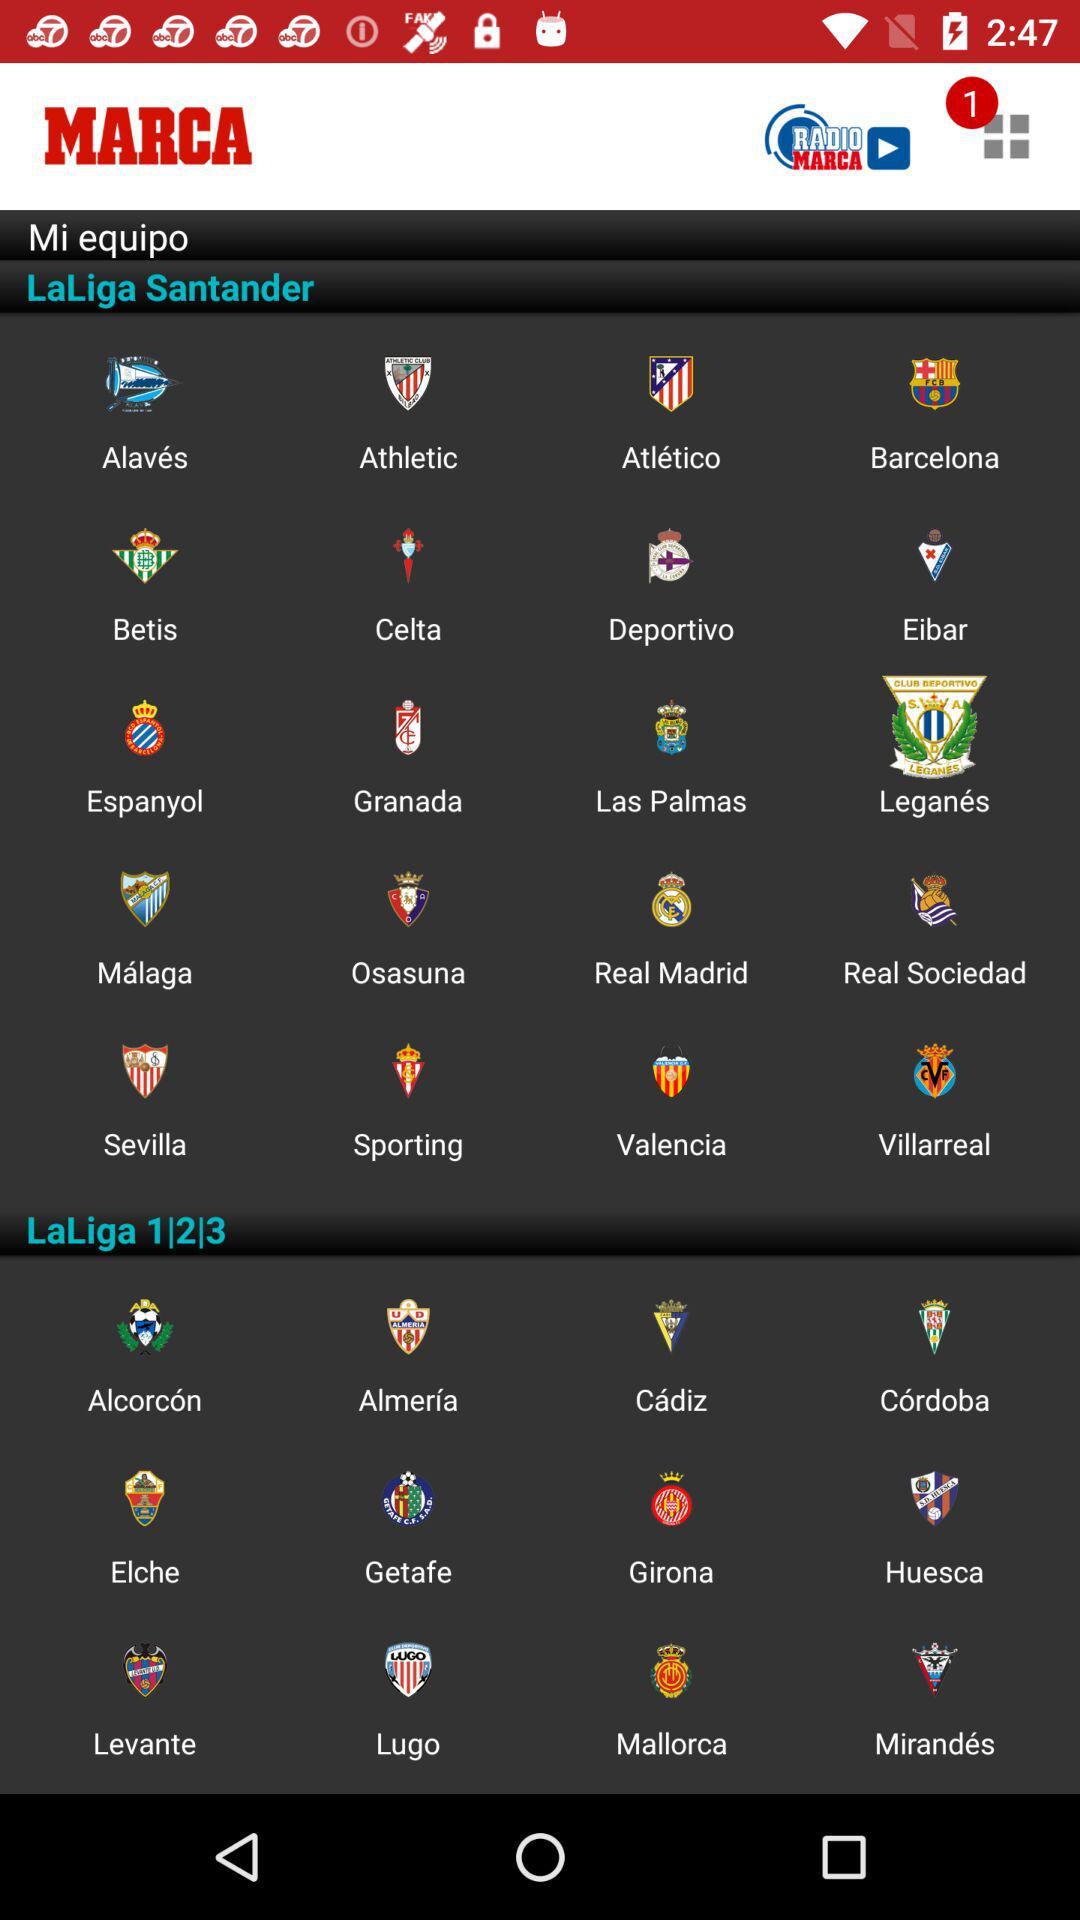 This screenshot has height=1920, width=1080. Describe the element at coordinates (143, 1326) in the screenshot. I see `the settings icon` at that location.